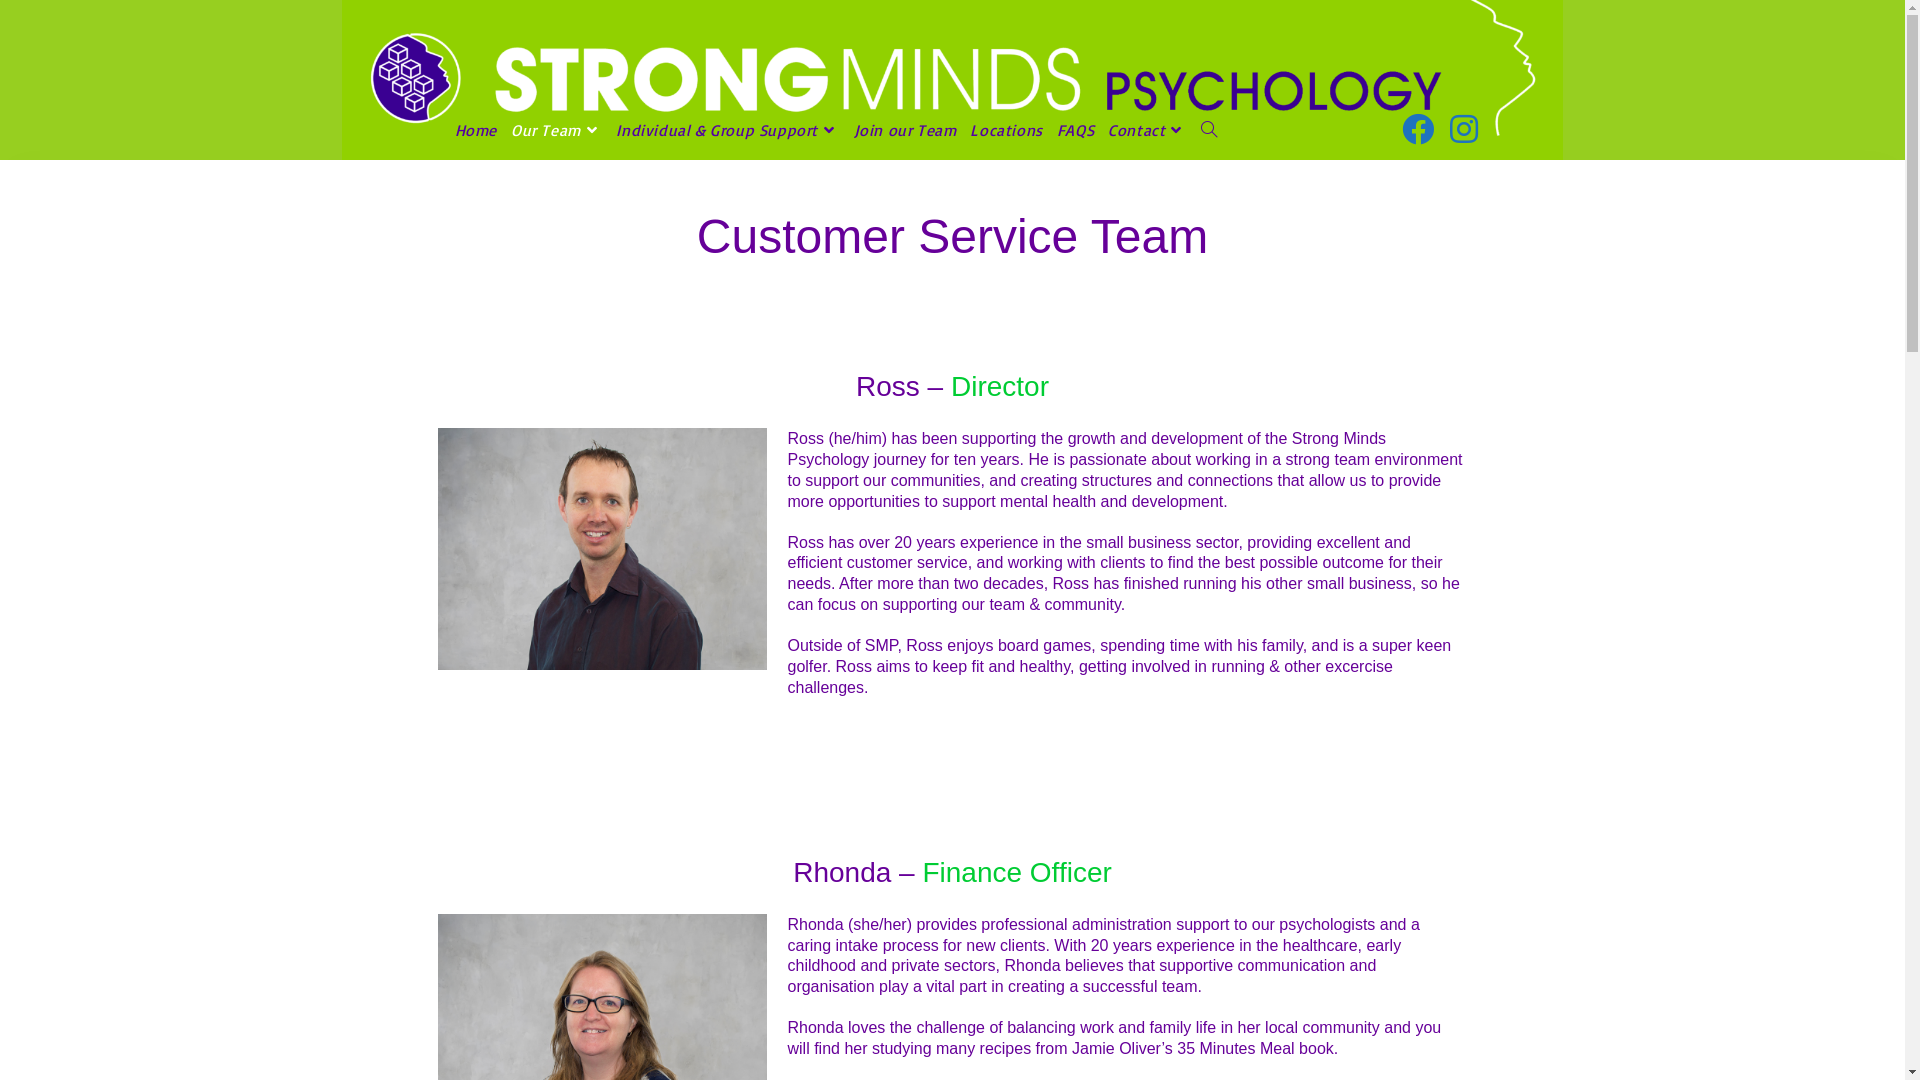  I want to click on 'Home', so click(474, 130).